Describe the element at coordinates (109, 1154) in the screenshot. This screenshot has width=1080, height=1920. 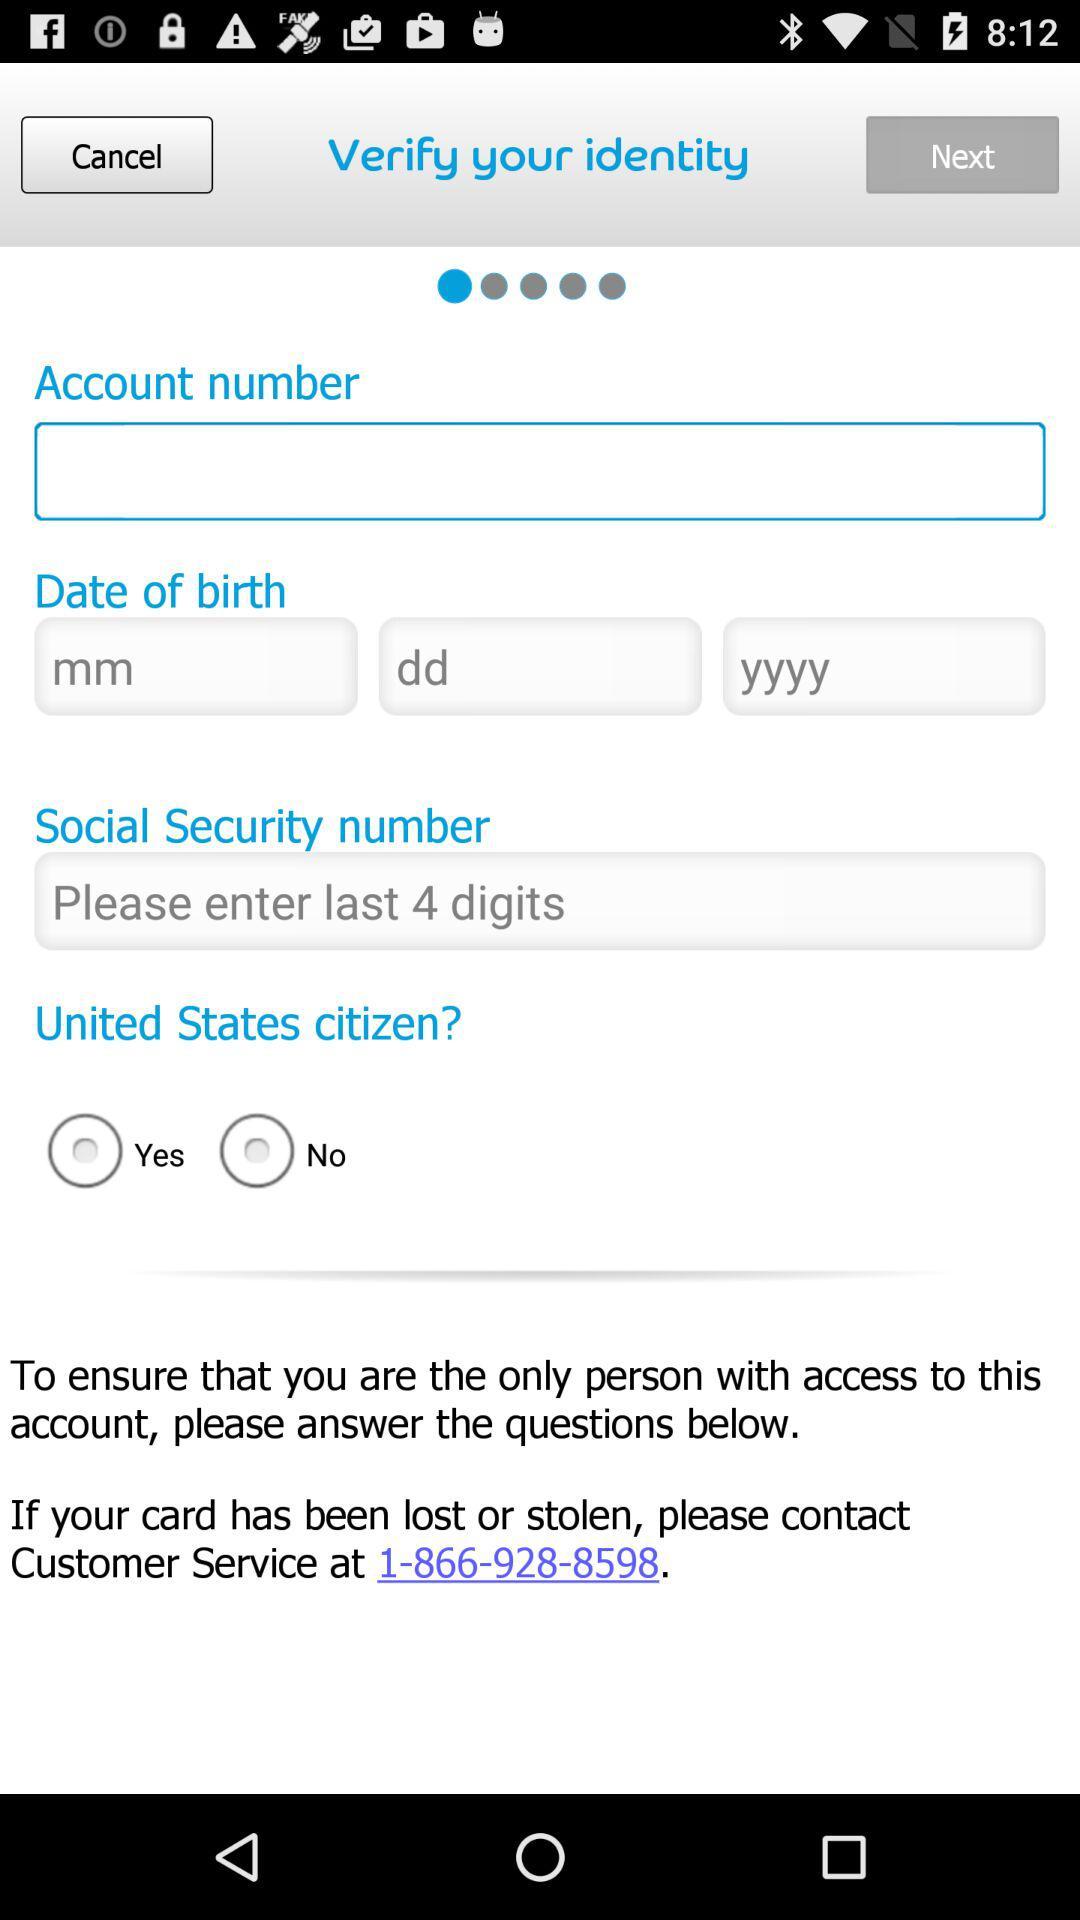
I see `the yes icon` at that location.